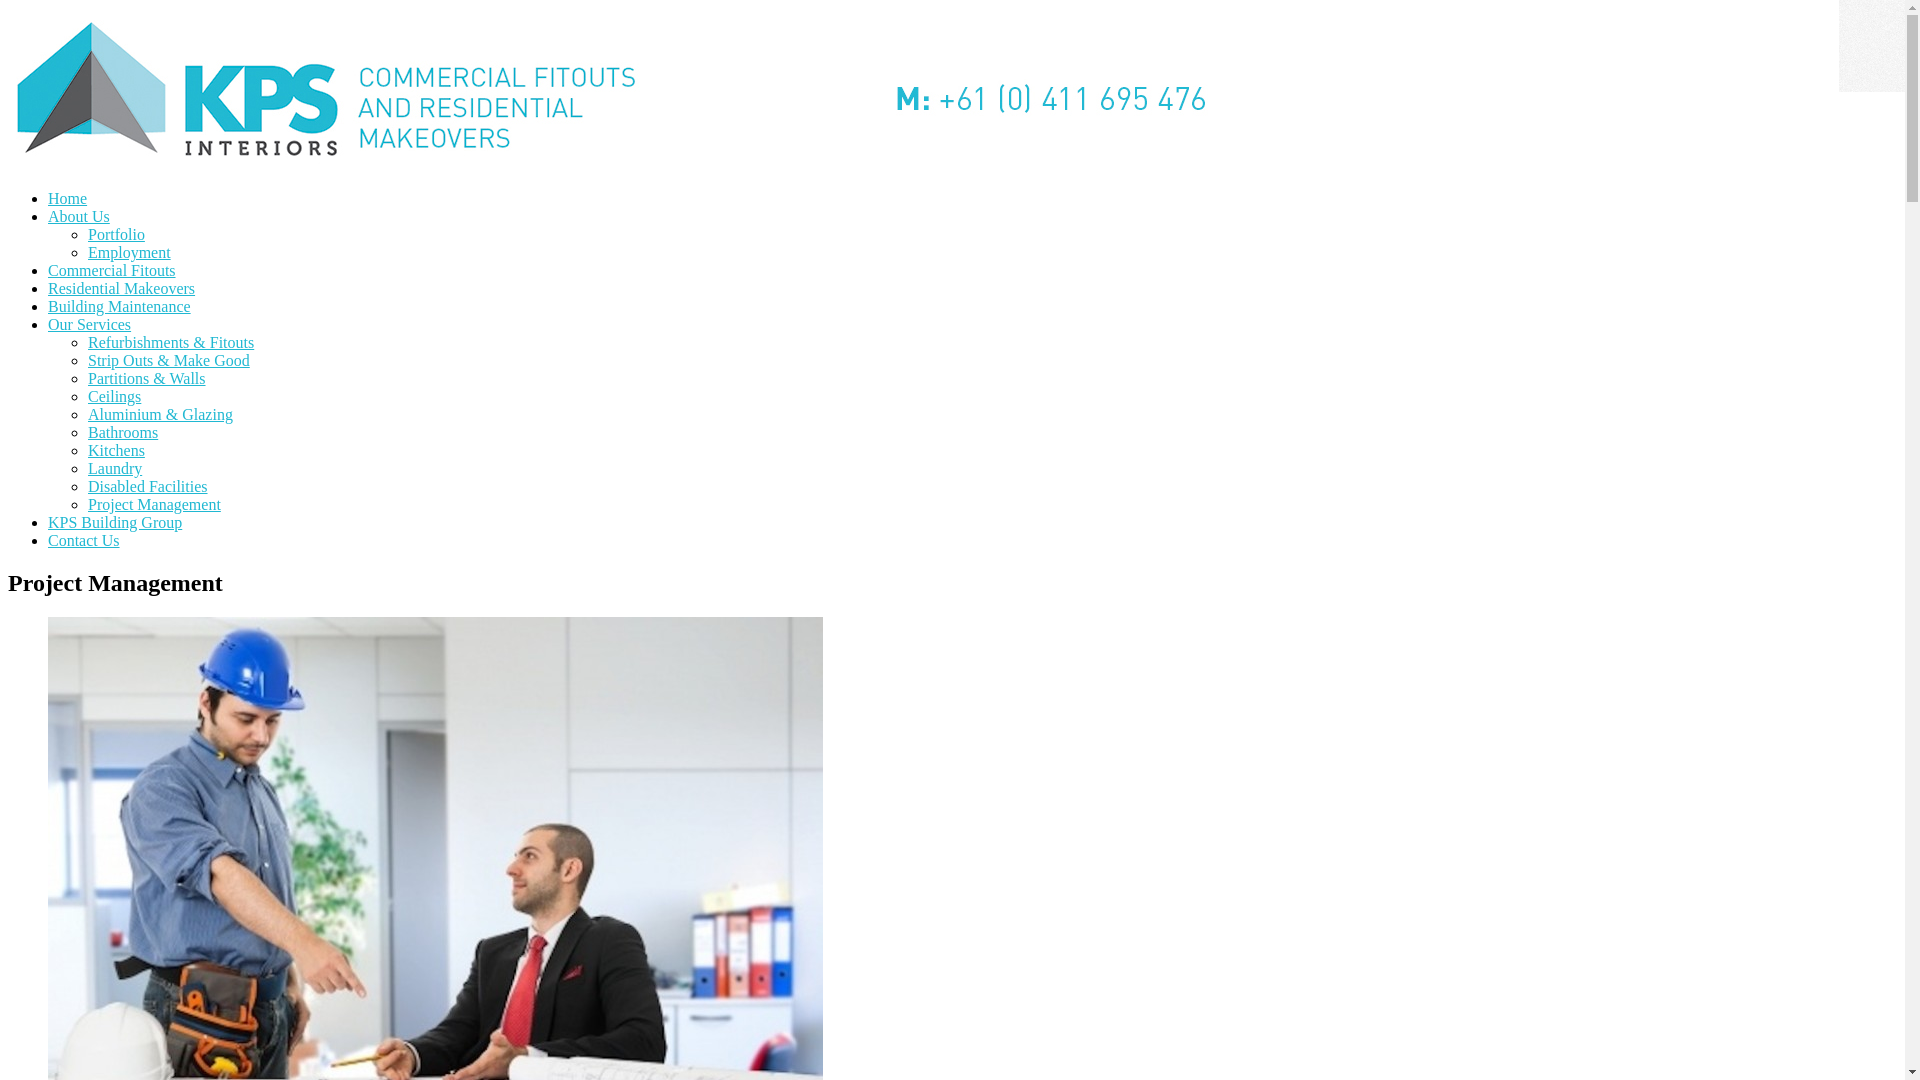 This screenshot has height=1080, width=1920. What do you see at coordinates (113, 396) in the screenshot?
I see `'Ceilings'` at bounding box center [113, 396].